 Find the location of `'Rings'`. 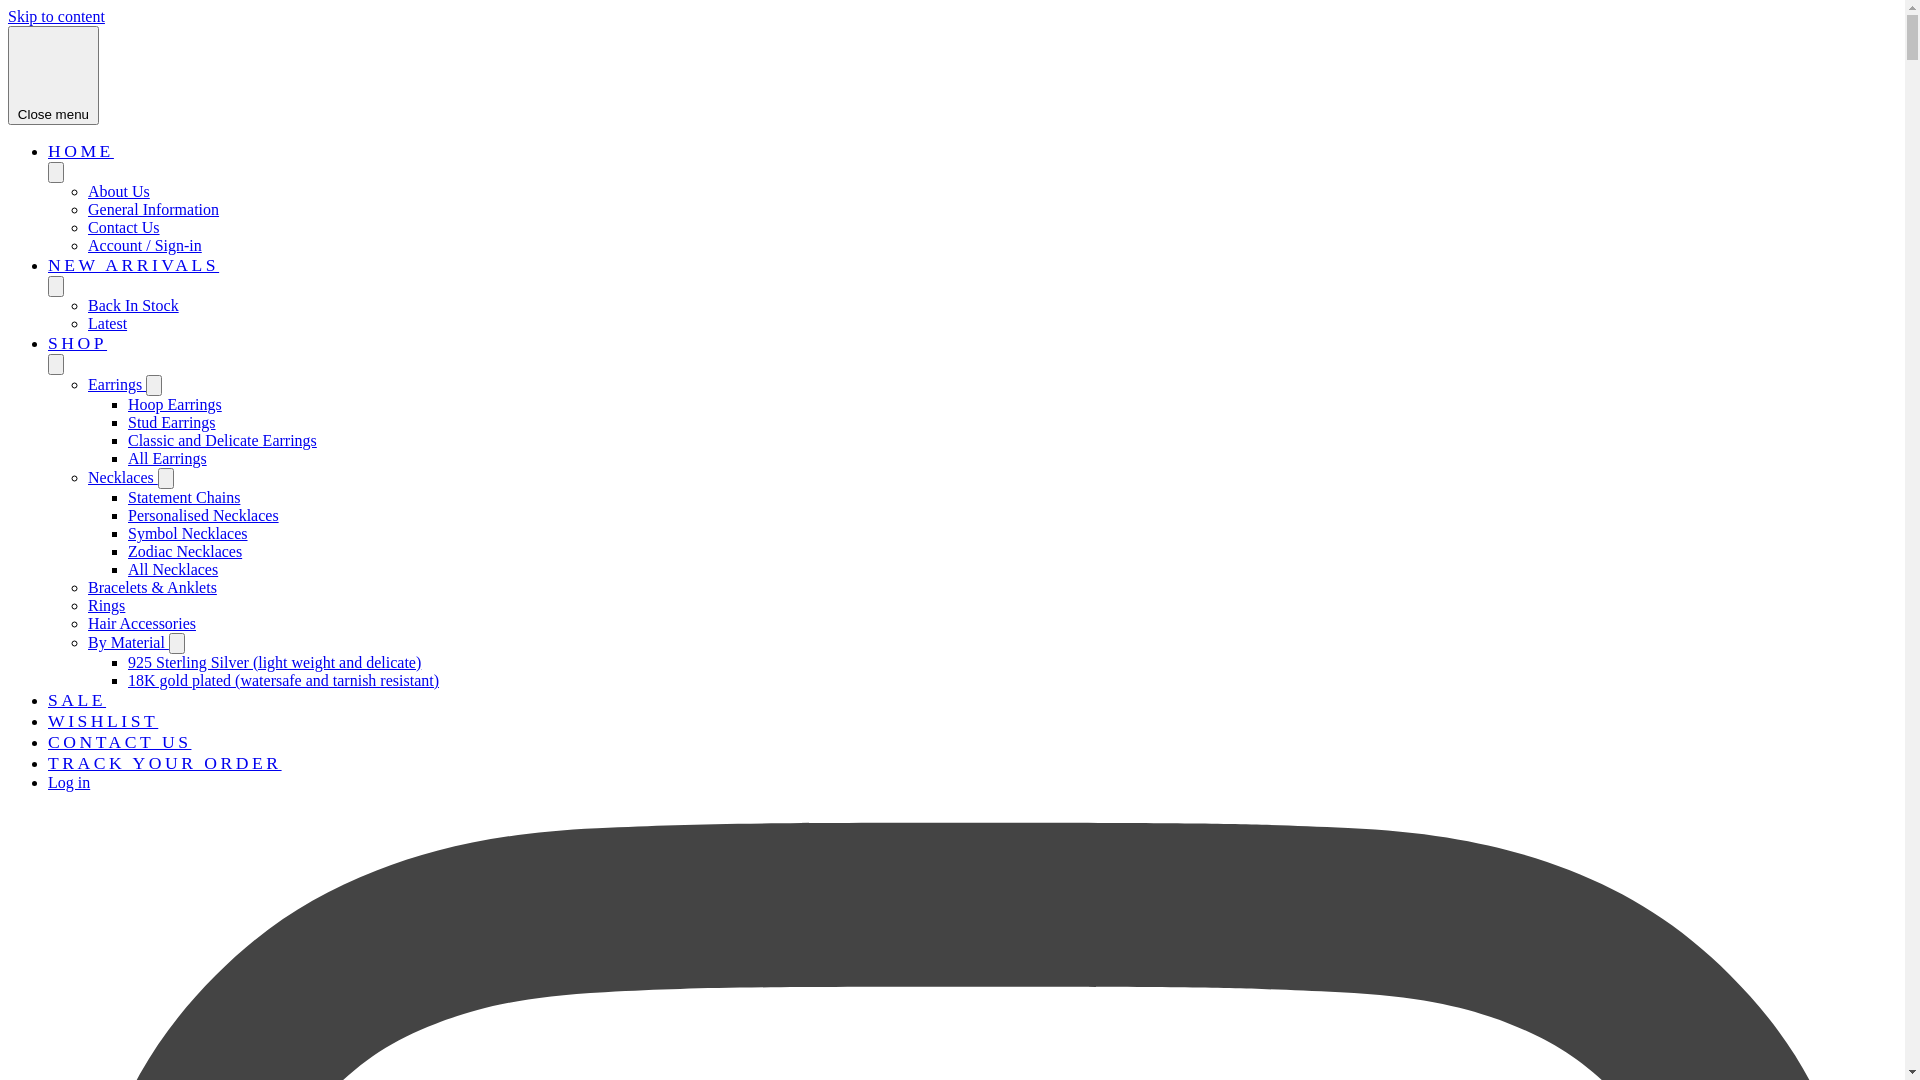

'Rings' is located at coordinates (105, 604).